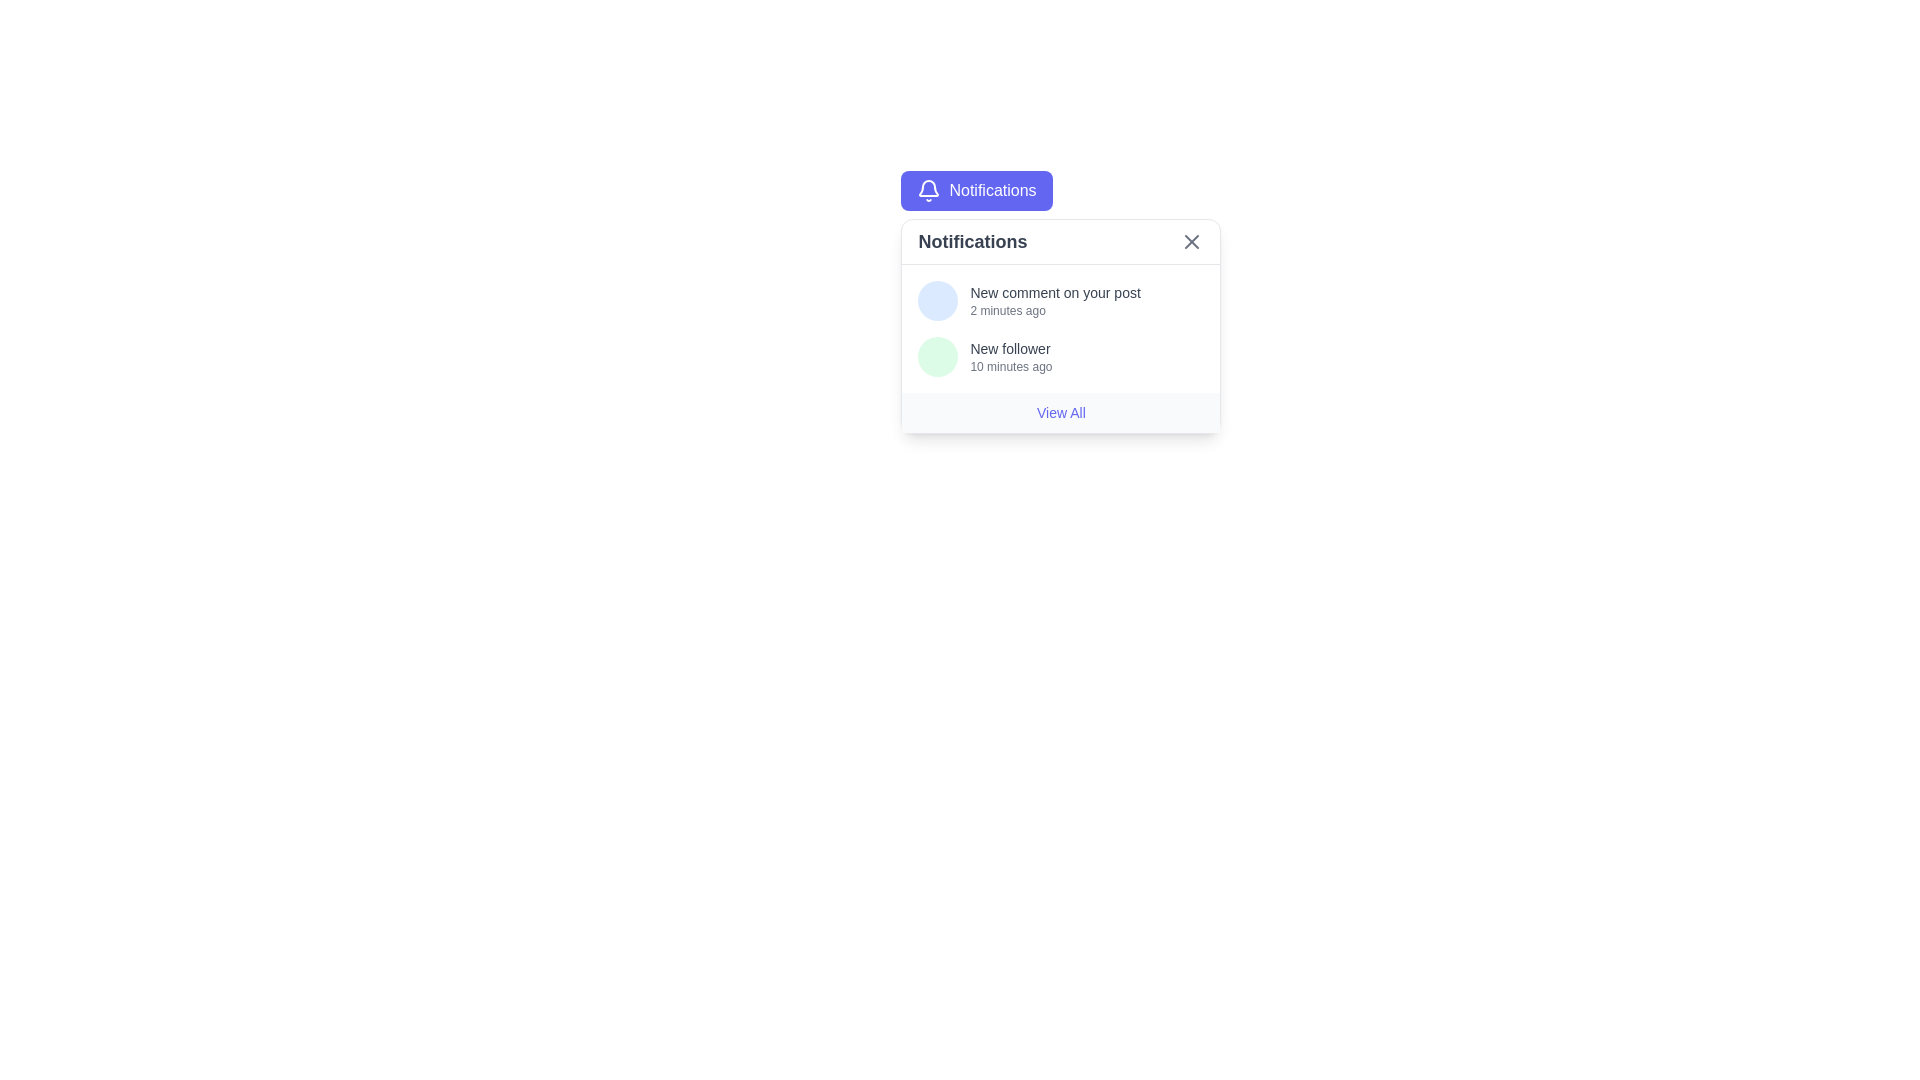 The height and width of the screenshot is (1080, 1920). I want to click on the notification entry indicating a new follower that appears, so click(1059, 356).